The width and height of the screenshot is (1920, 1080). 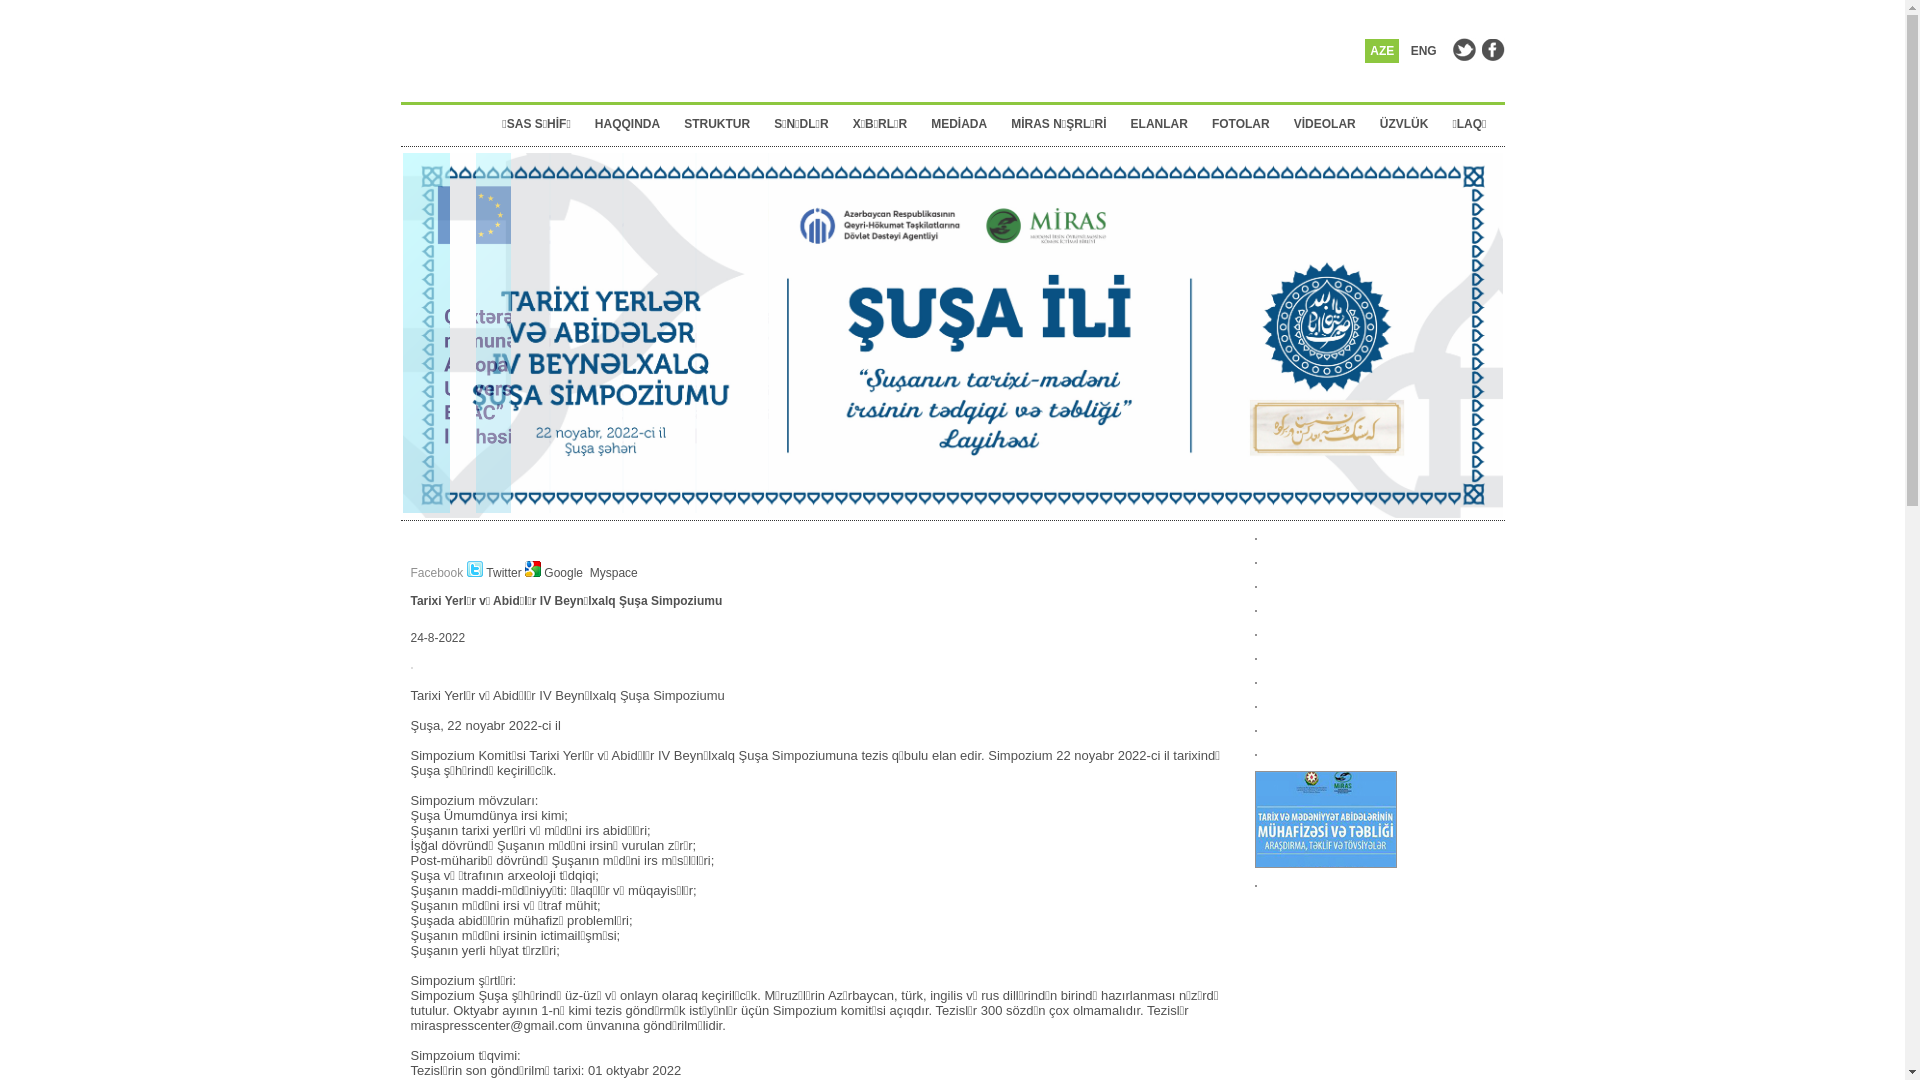 I want to click on 'HAQQINDA', so click(x=594, y=123).